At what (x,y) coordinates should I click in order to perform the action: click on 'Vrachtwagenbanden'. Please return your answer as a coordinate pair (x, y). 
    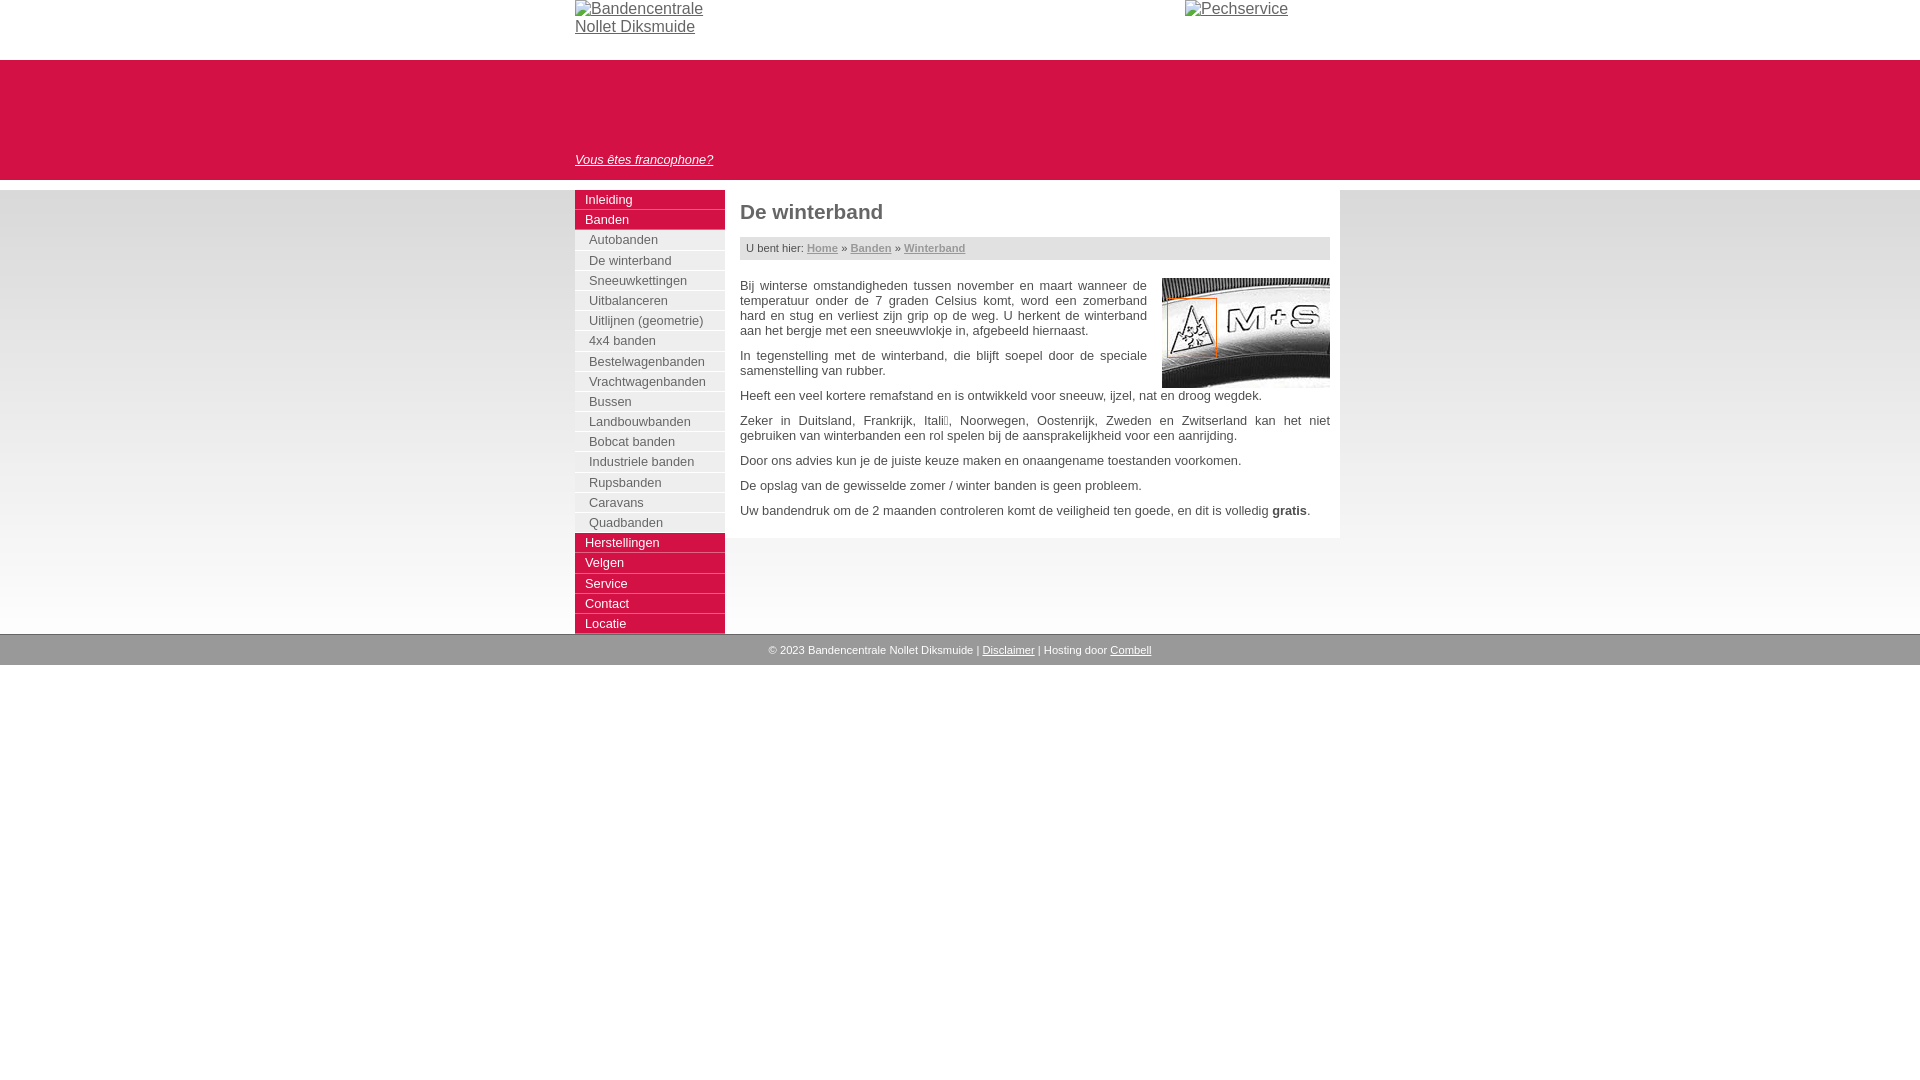
    Looking at the image, I should click on (652, 381).